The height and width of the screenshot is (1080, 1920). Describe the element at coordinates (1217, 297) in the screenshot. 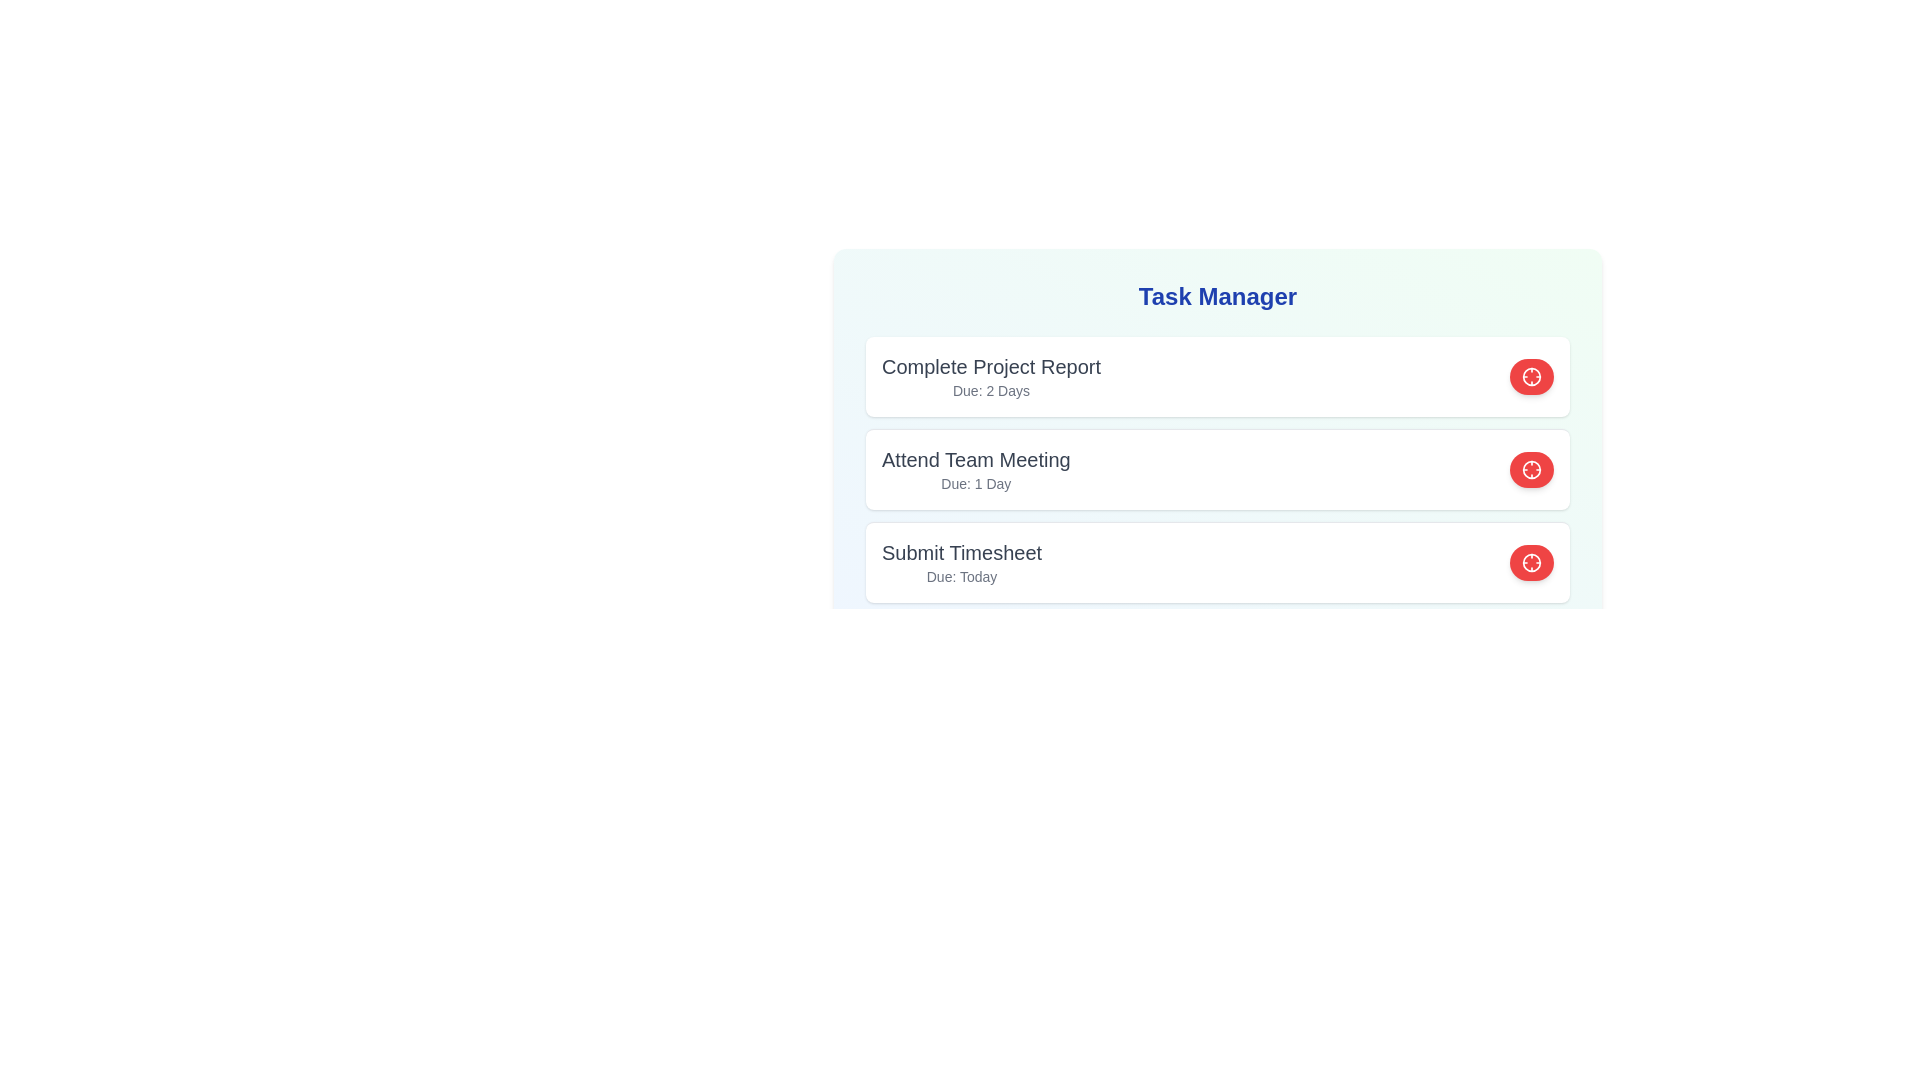

I see `the blue-colored, bold-font title text 'Task Manager' located at the top of the card interface` at that location.